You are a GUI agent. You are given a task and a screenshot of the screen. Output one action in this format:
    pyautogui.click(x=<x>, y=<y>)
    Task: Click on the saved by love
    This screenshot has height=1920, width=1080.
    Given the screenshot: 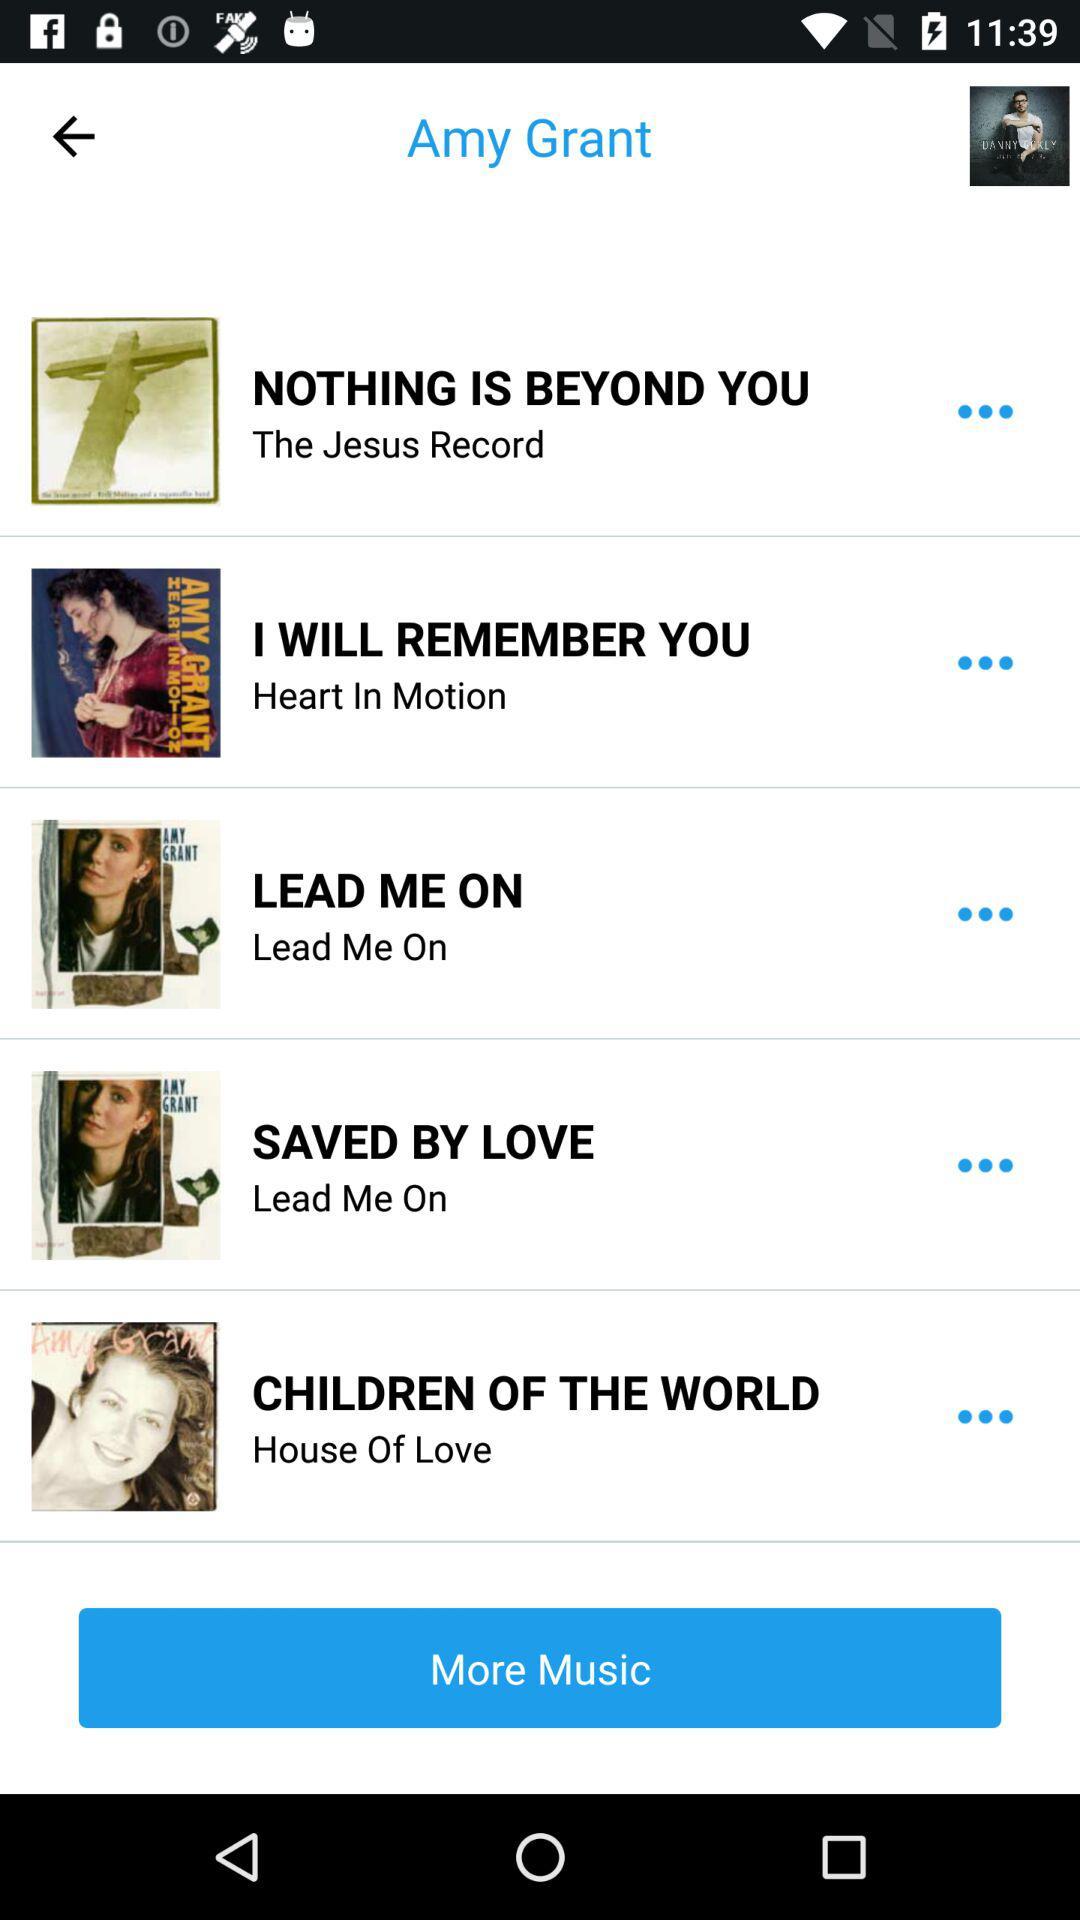 What is the action you would take?
    pyautogui.click(x=422, y=1140)
    